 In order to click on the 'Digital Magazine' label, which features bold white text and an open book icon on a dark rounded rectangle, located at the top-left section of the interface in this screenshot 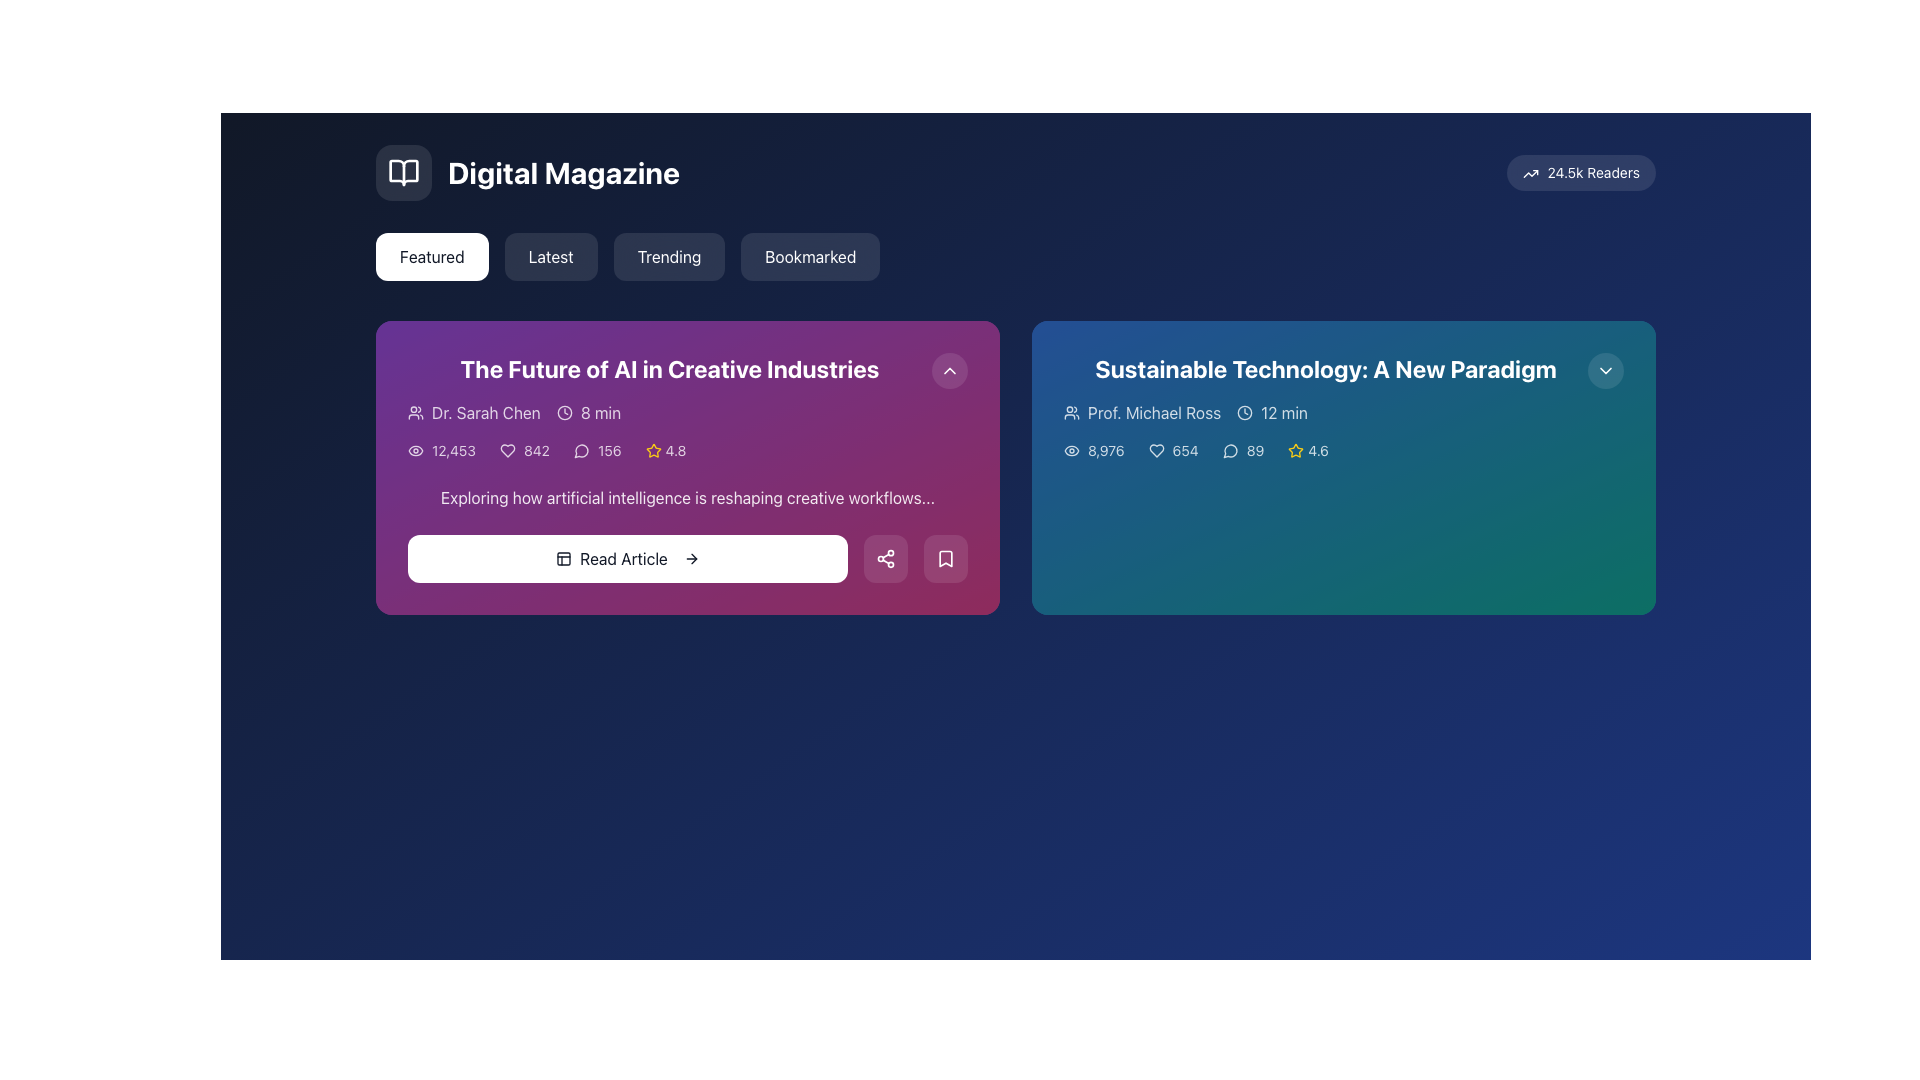, I will do `click(528, 172)`.